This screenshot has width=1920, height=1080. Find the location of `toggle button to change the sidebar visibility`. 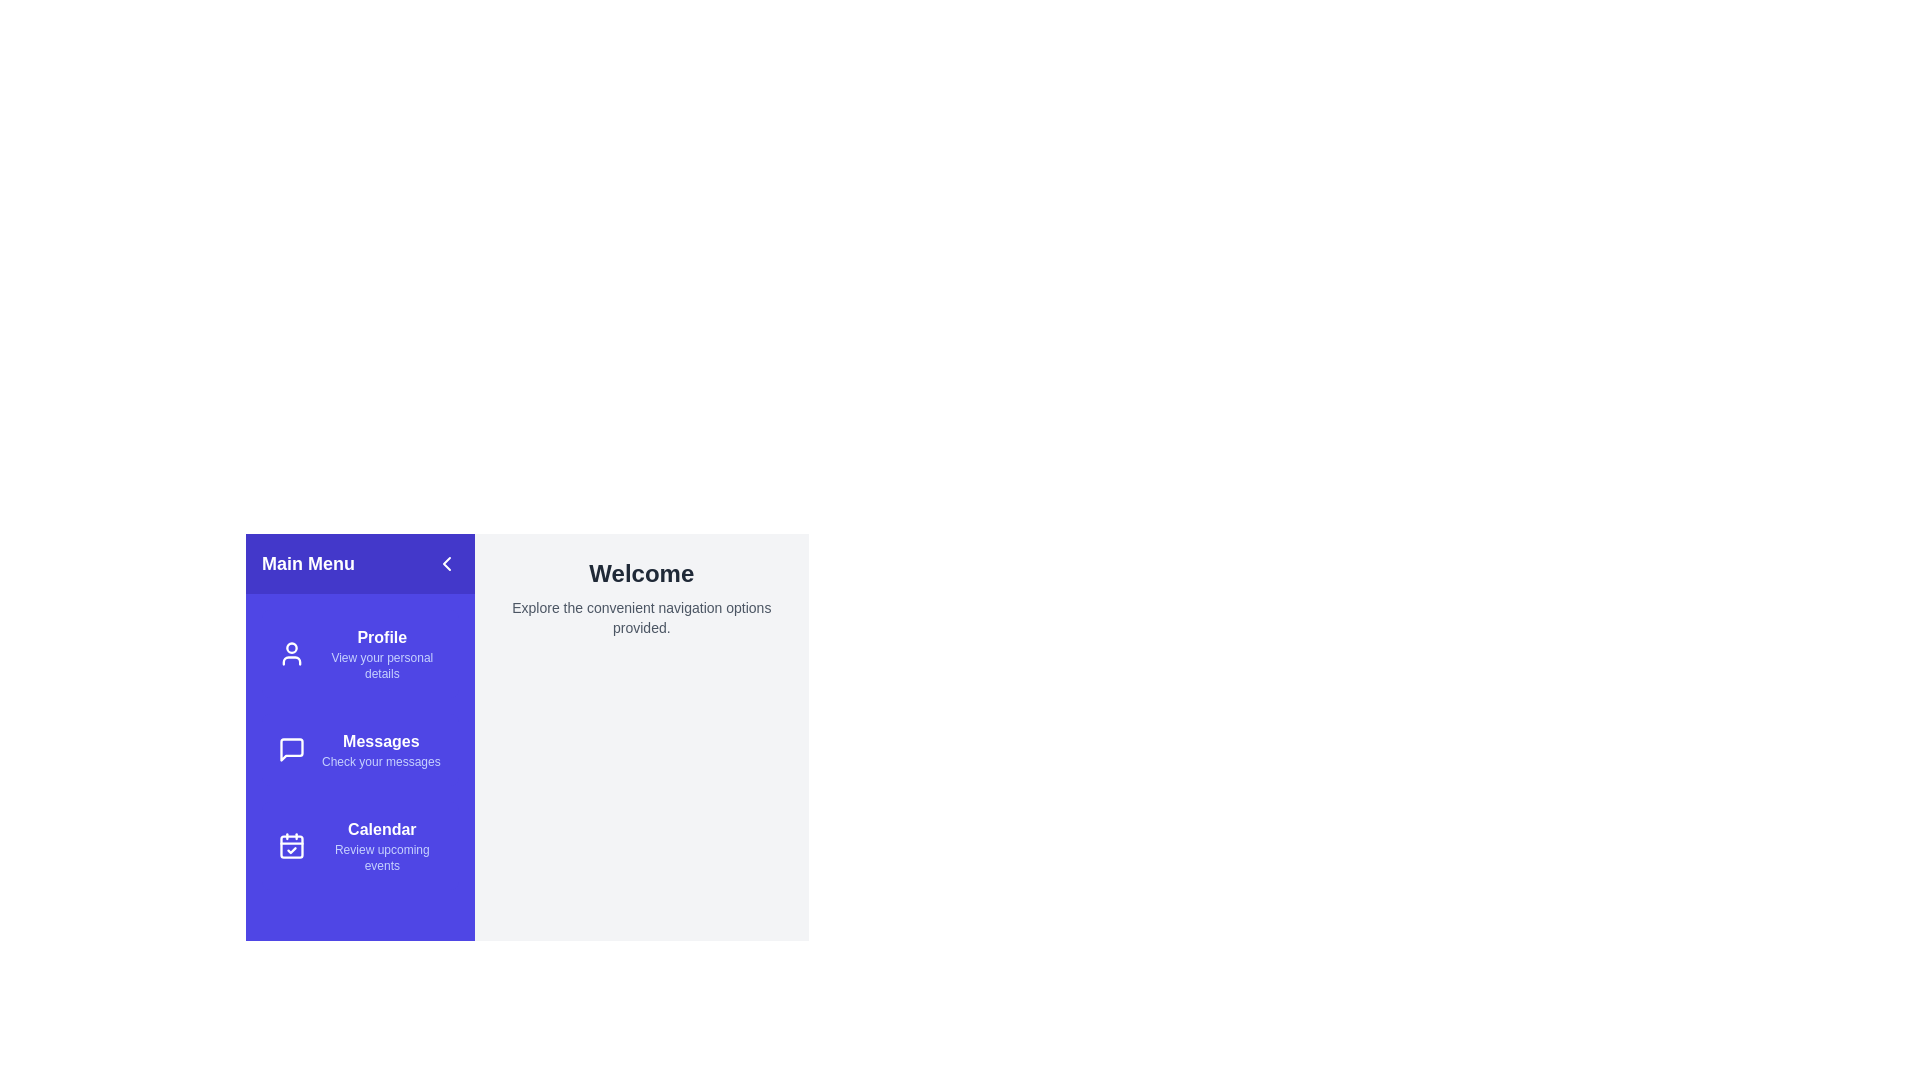

toggle button to change the sidebar visibility is located at coordinates (445, 563).